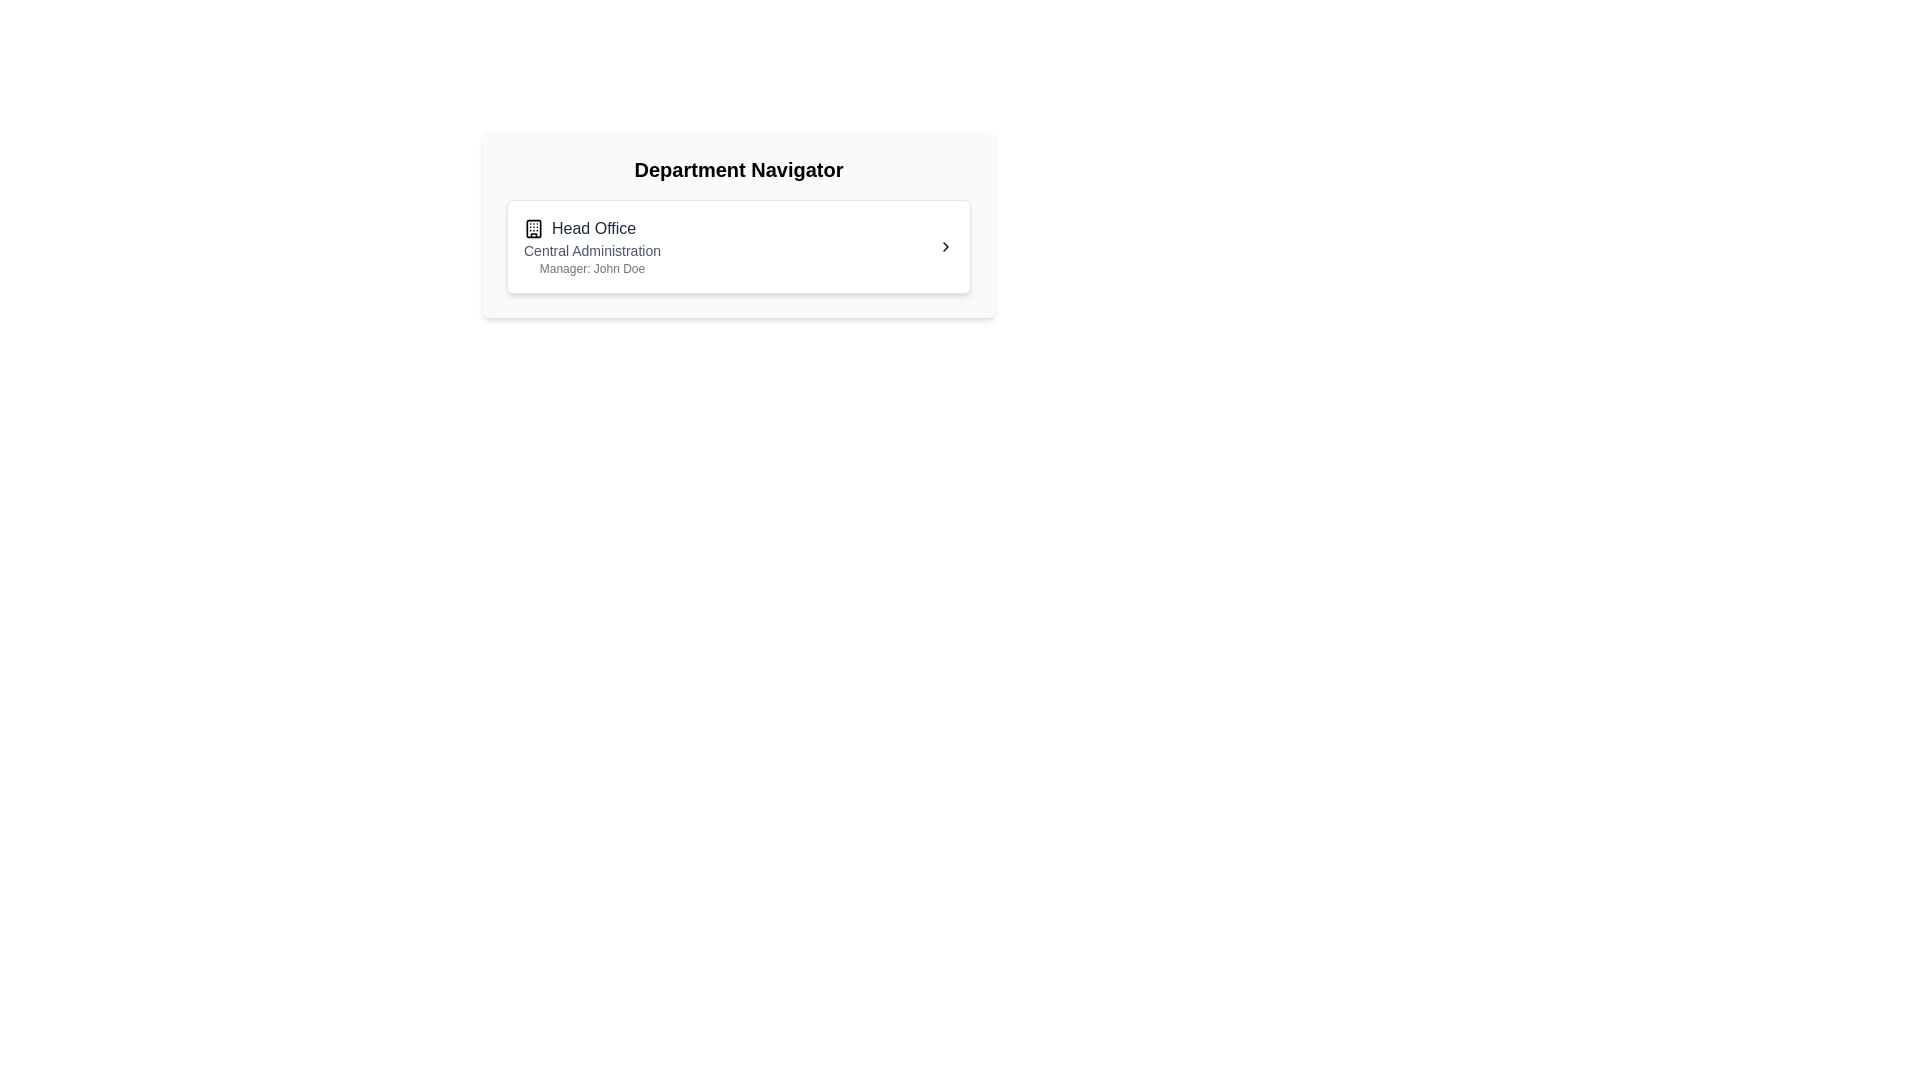  What do you see at coordinates (591, 268) in the screenshot?
I see `the static text label indicating the manager's name 'John Doe' associated with 'Head Office'` at bounding box center [591, 268].